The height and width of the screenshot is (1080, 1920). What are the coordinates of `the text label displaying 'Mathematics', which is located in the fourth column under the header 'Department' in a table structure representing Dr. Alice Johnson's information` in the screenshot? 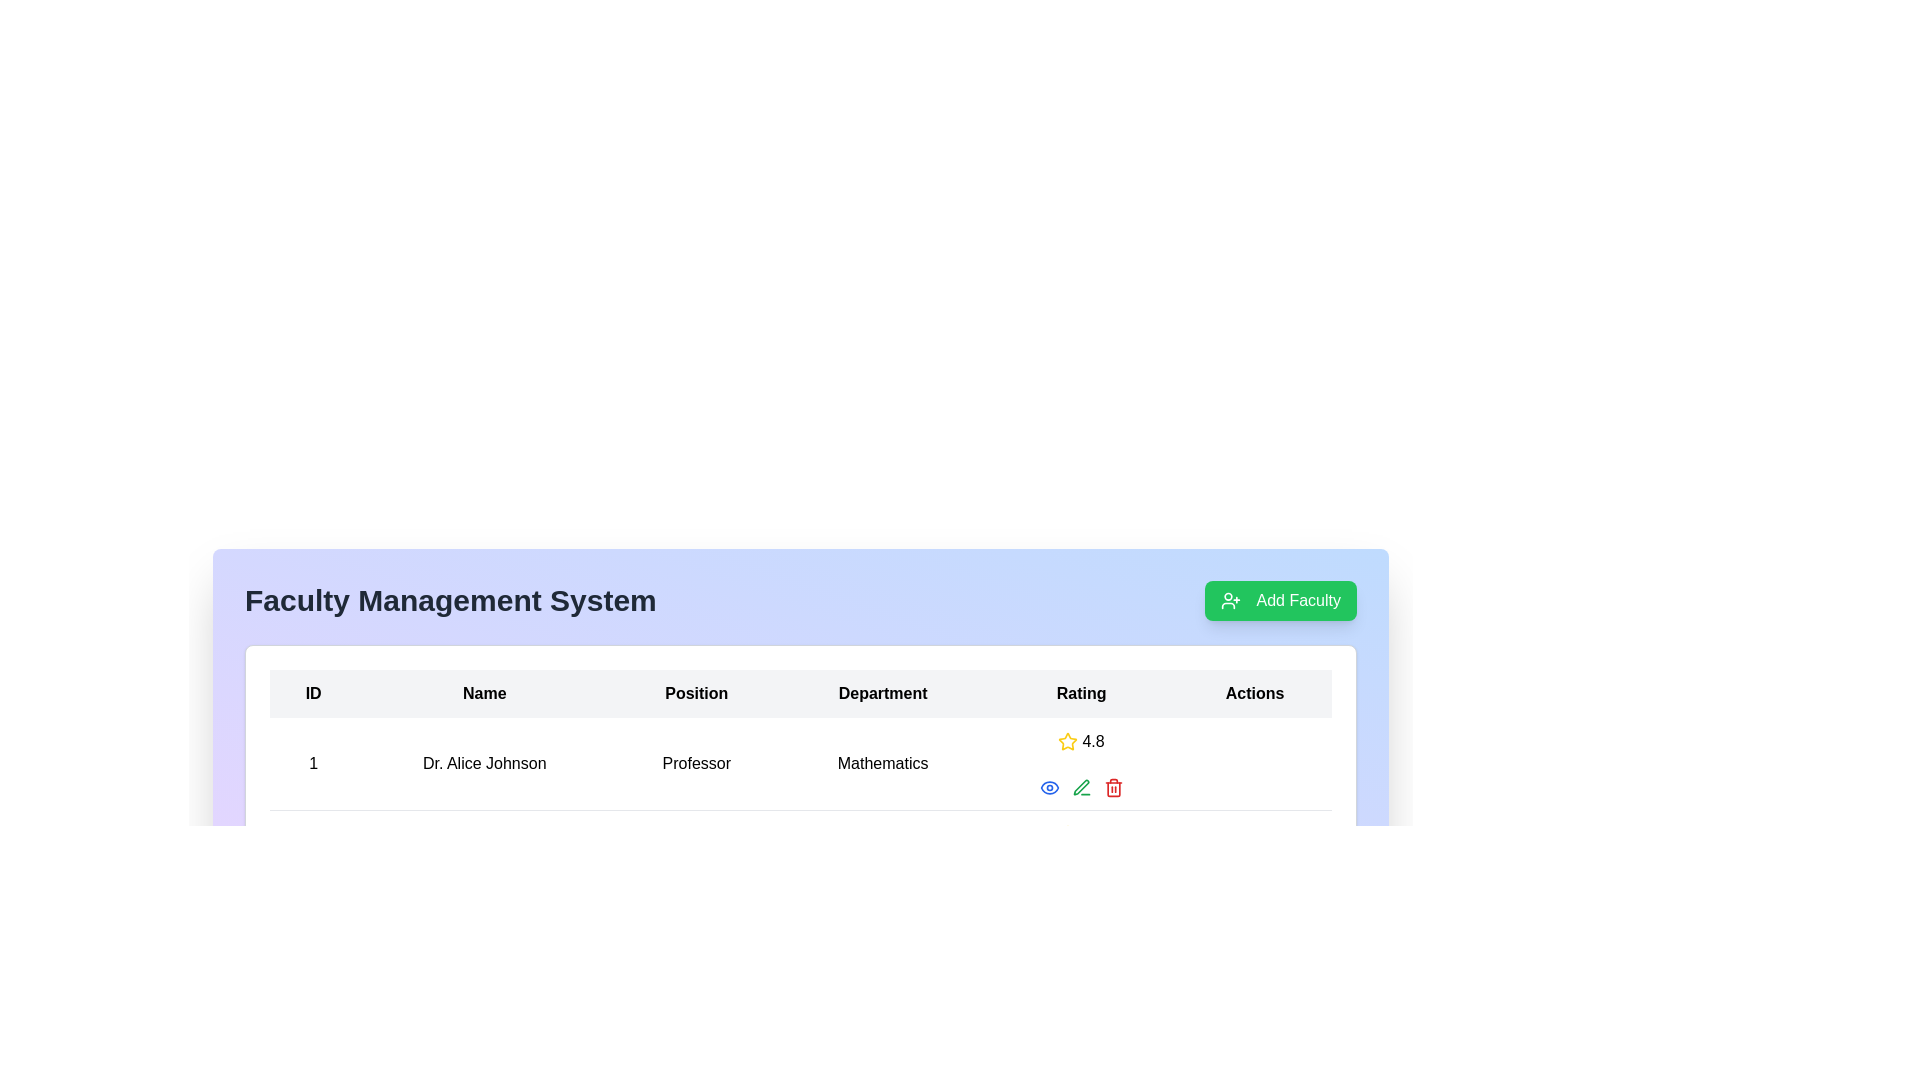 It's located at (882, 764).